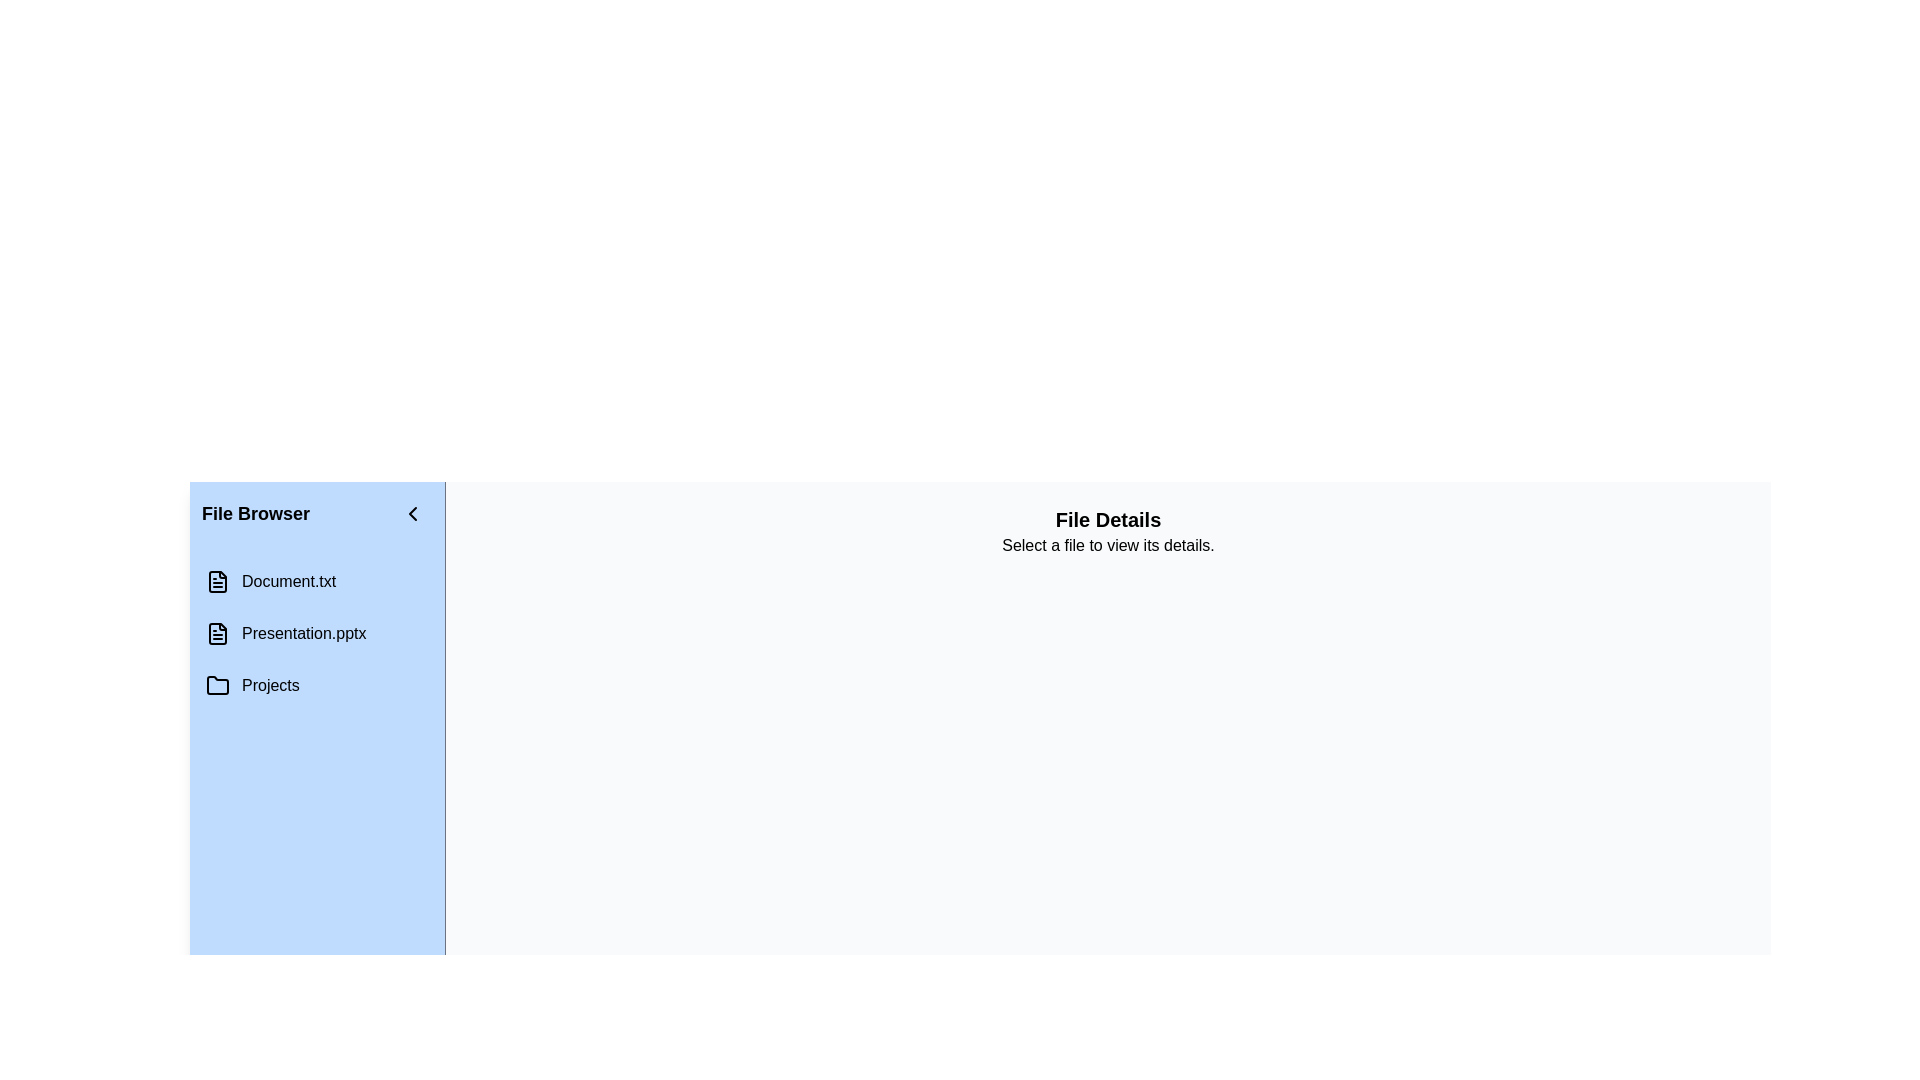  What do you see at coordinates (411, 512) in the screenshot?
I see `the left-facing chevron icon located in the top part of the left sidebar, which is associated with the 'File Browser' header` at bounding box center [411, 512].